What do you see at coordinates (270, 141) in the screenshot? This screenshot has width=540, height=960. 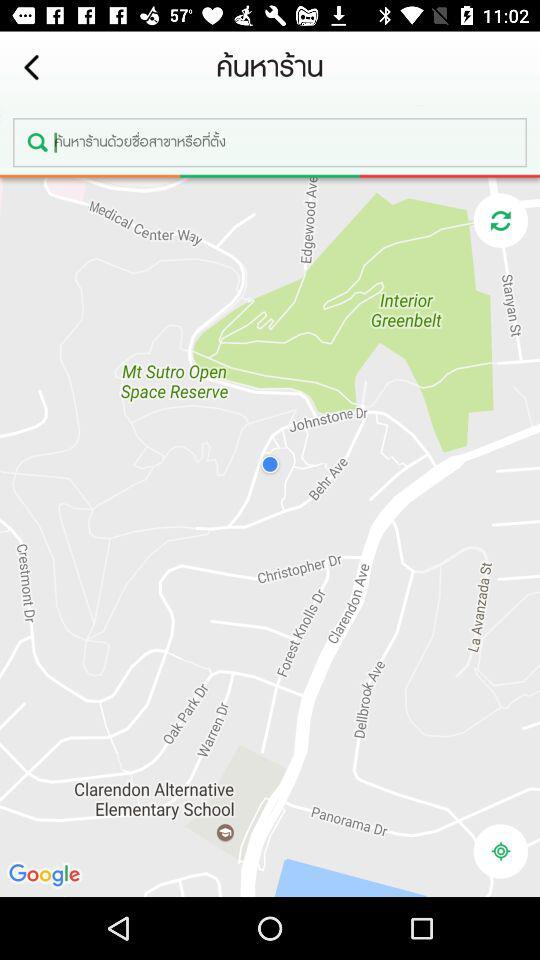 I see `search bar` at bounding box center [270, 141].